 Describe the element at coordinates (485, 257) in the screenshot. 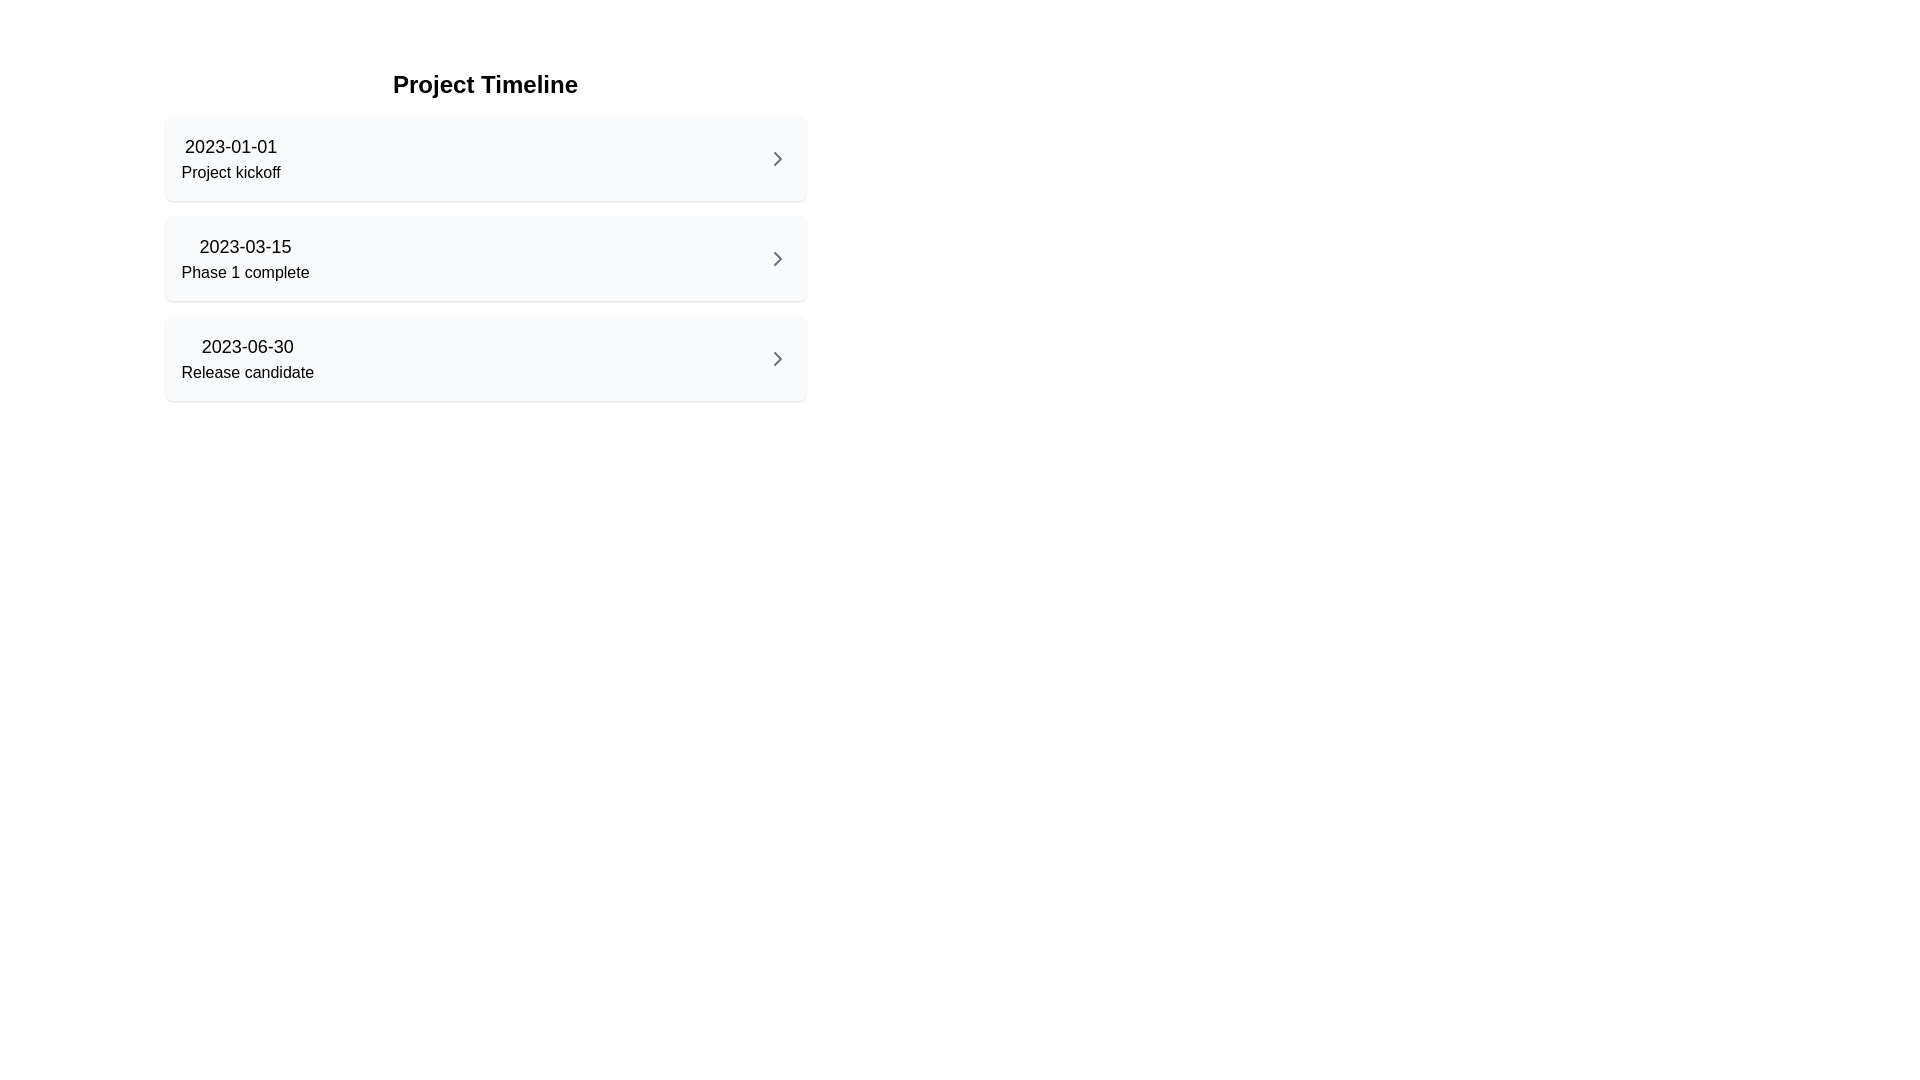

I see `the second list item, which displays the date '2023-03-15' and the description 'Phase 1 complete'` at that location.